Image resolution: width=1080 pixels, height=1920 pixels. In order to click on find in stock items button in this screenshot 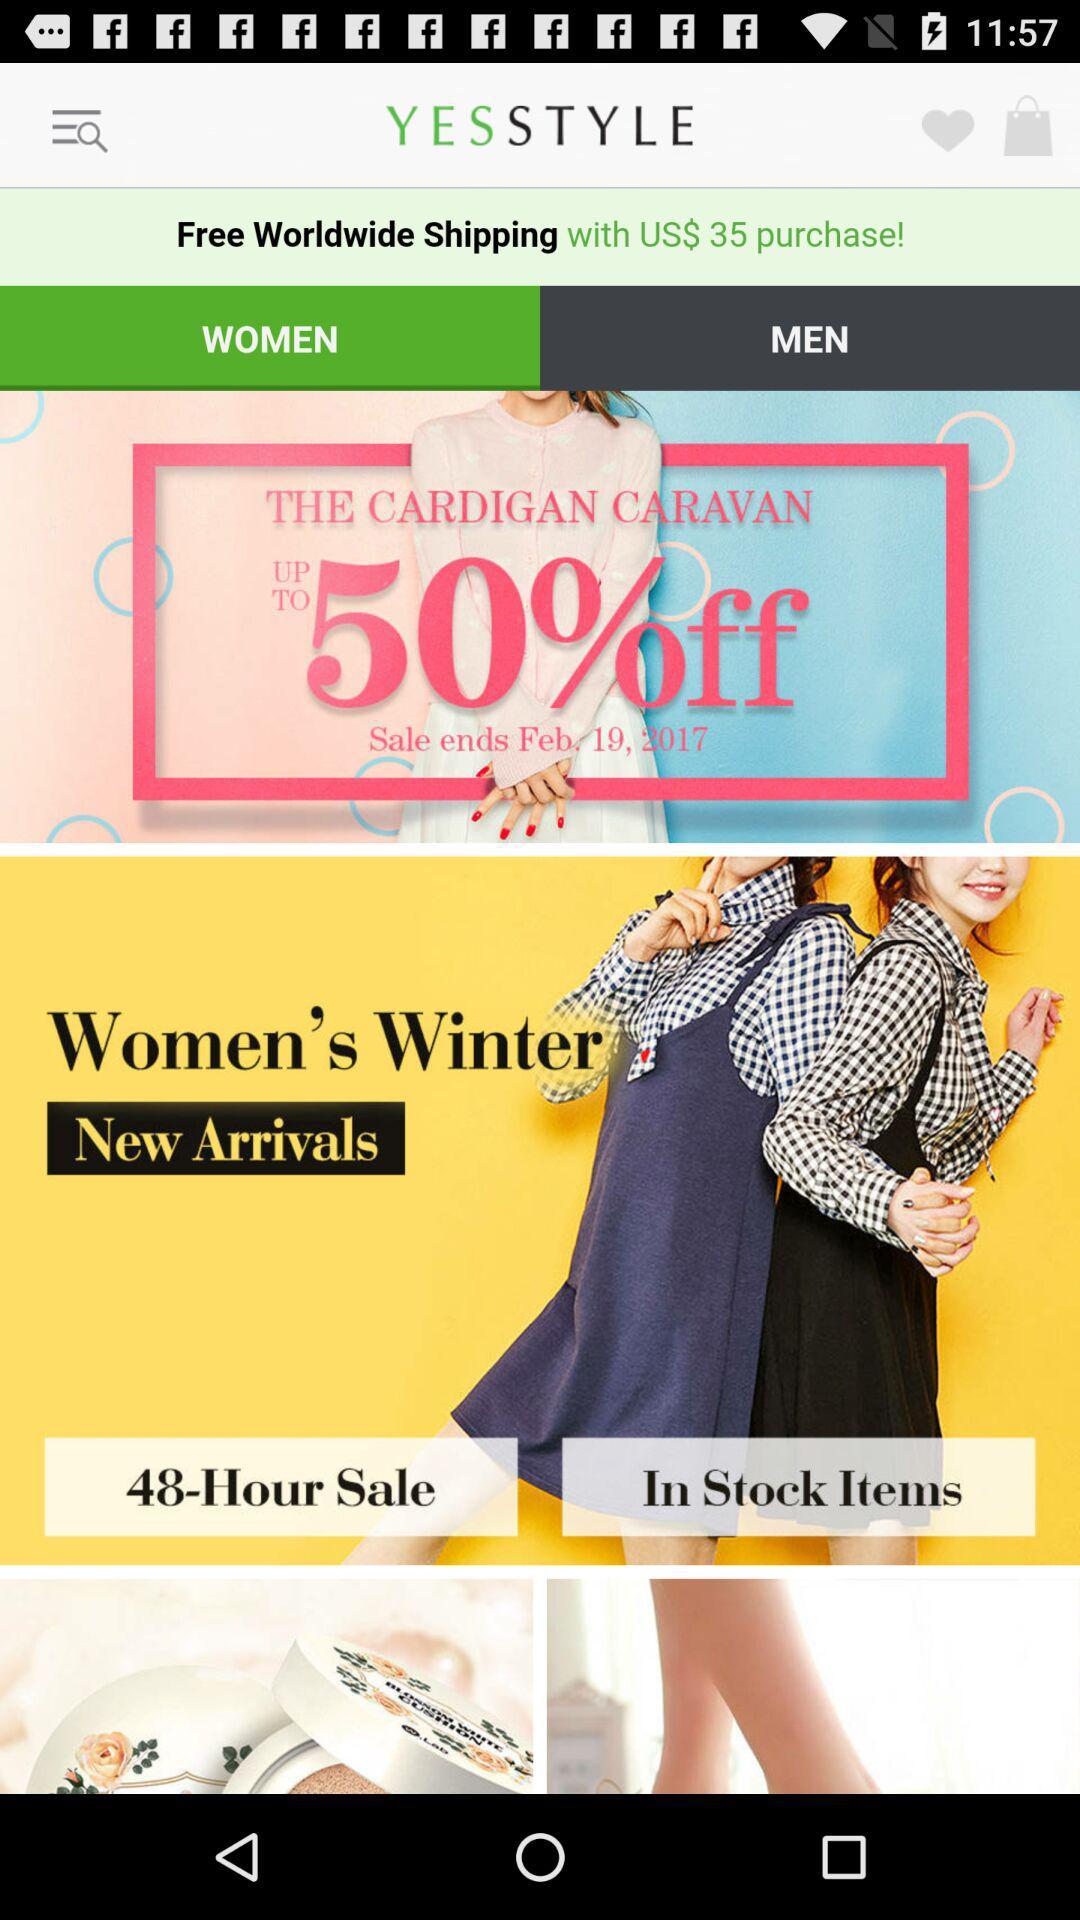, I will do `click(810, 1480)`.